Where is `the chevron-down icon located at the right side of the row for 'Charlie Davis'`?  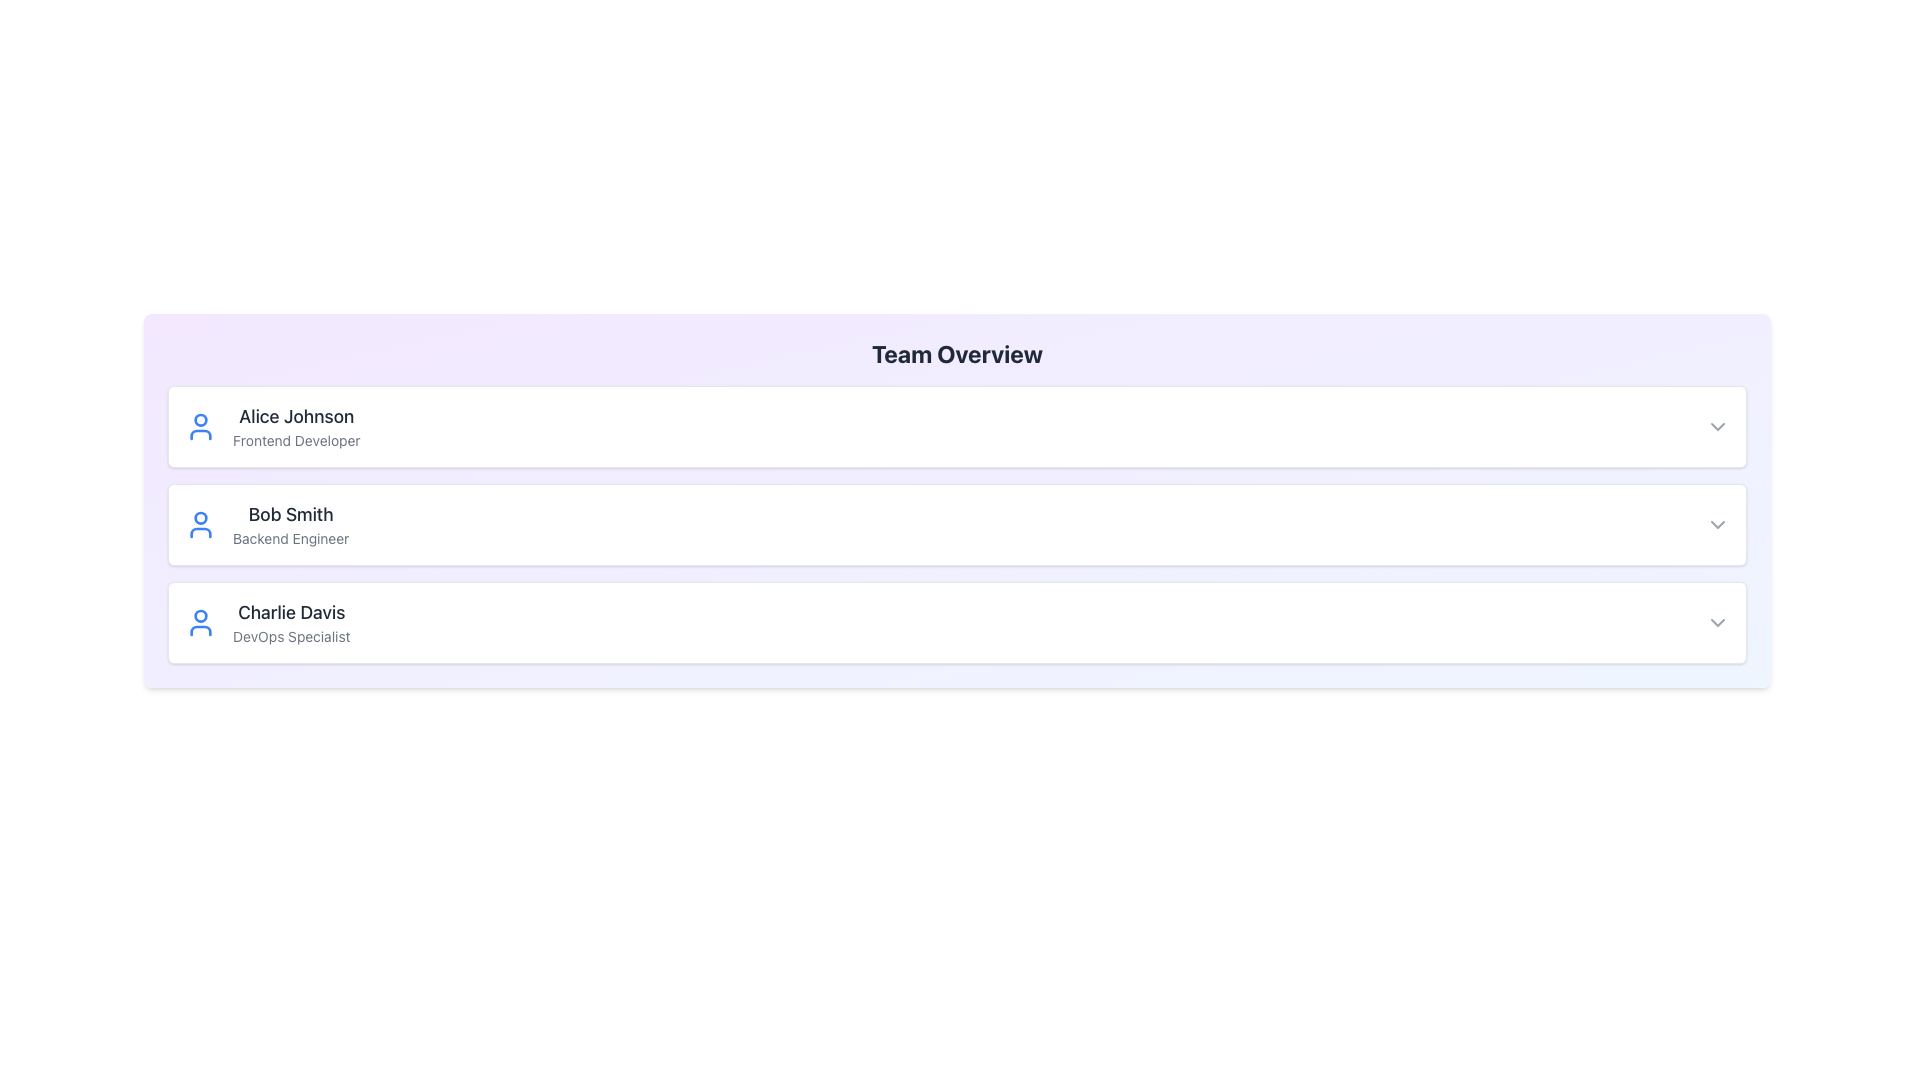 the chevron-down icon located at the right side of the row for 'Charlie Davis' is located at coordinates (1717, 622).